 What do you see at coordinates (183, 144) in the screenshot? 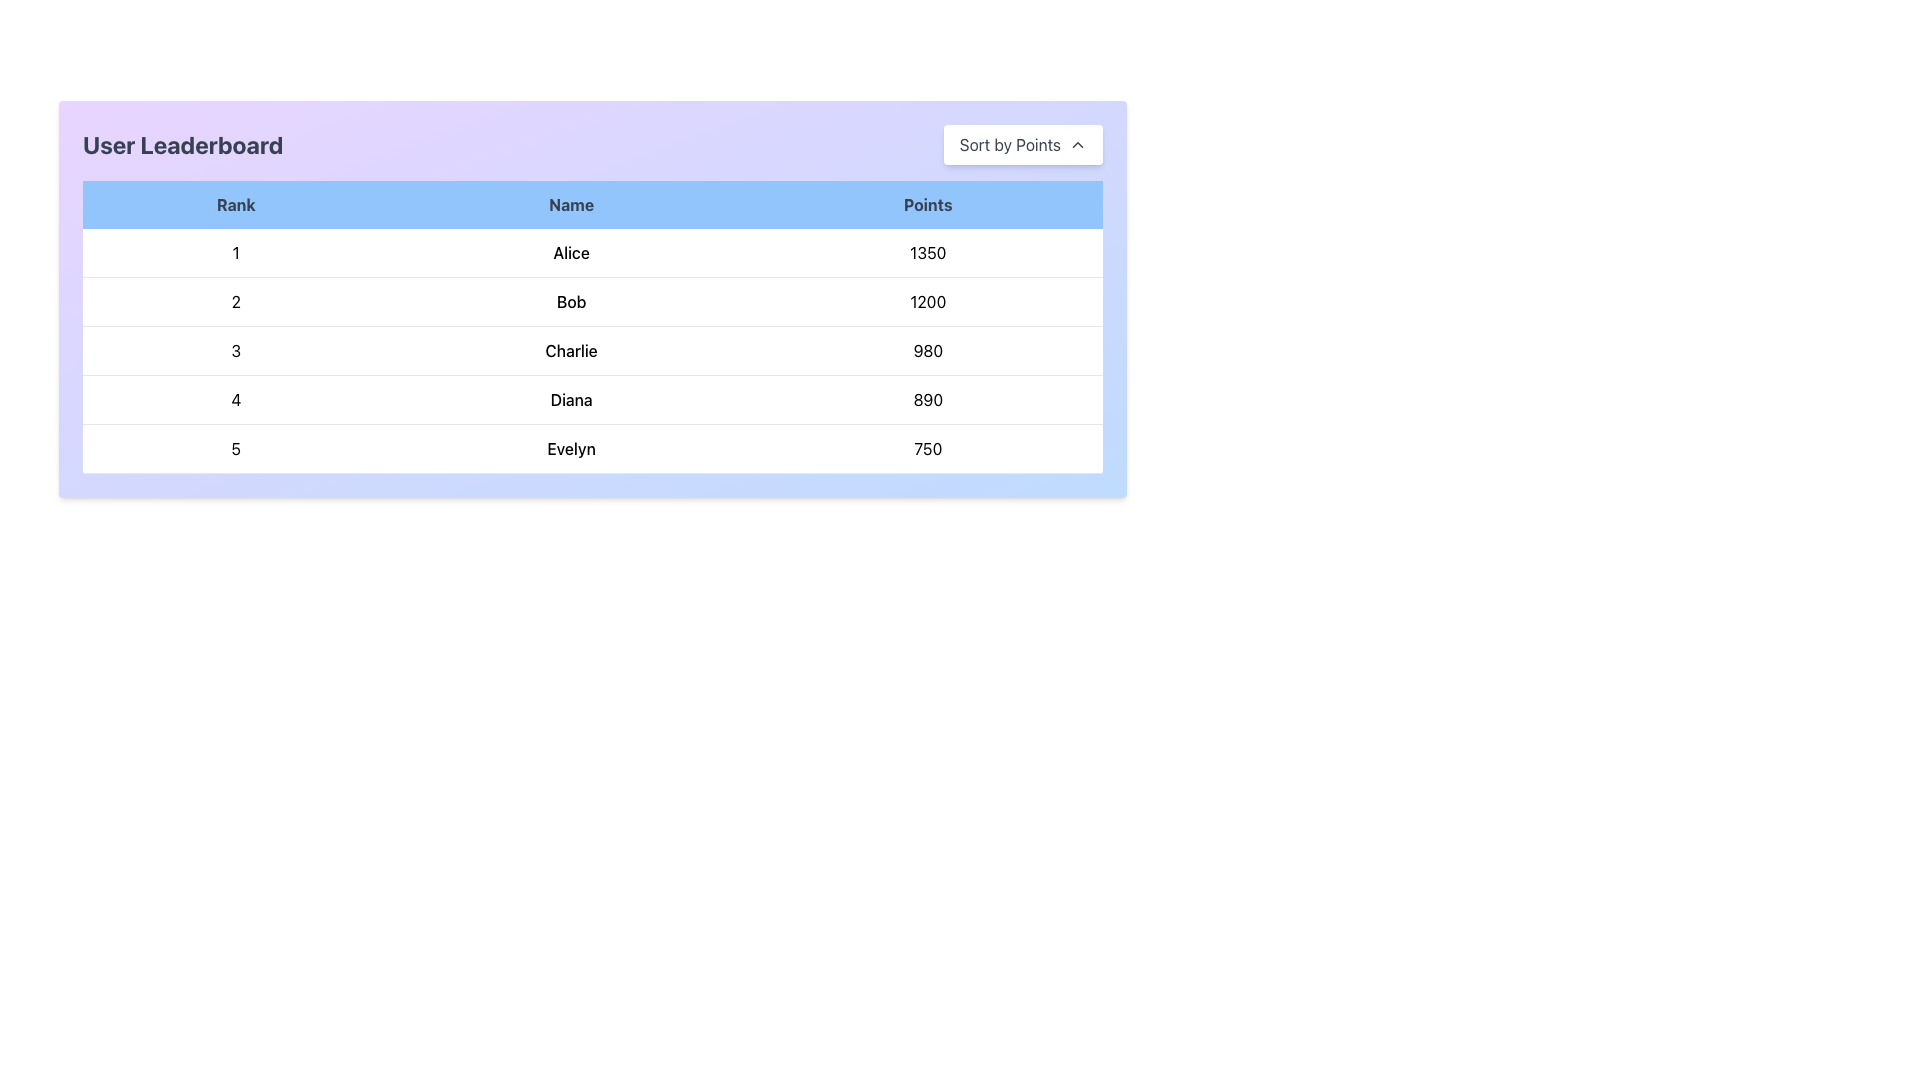
I see `the Text element that serves as a heading for the user leaderboard, positioned at the upper-left side of the interface` at bounding box center [183, 144].